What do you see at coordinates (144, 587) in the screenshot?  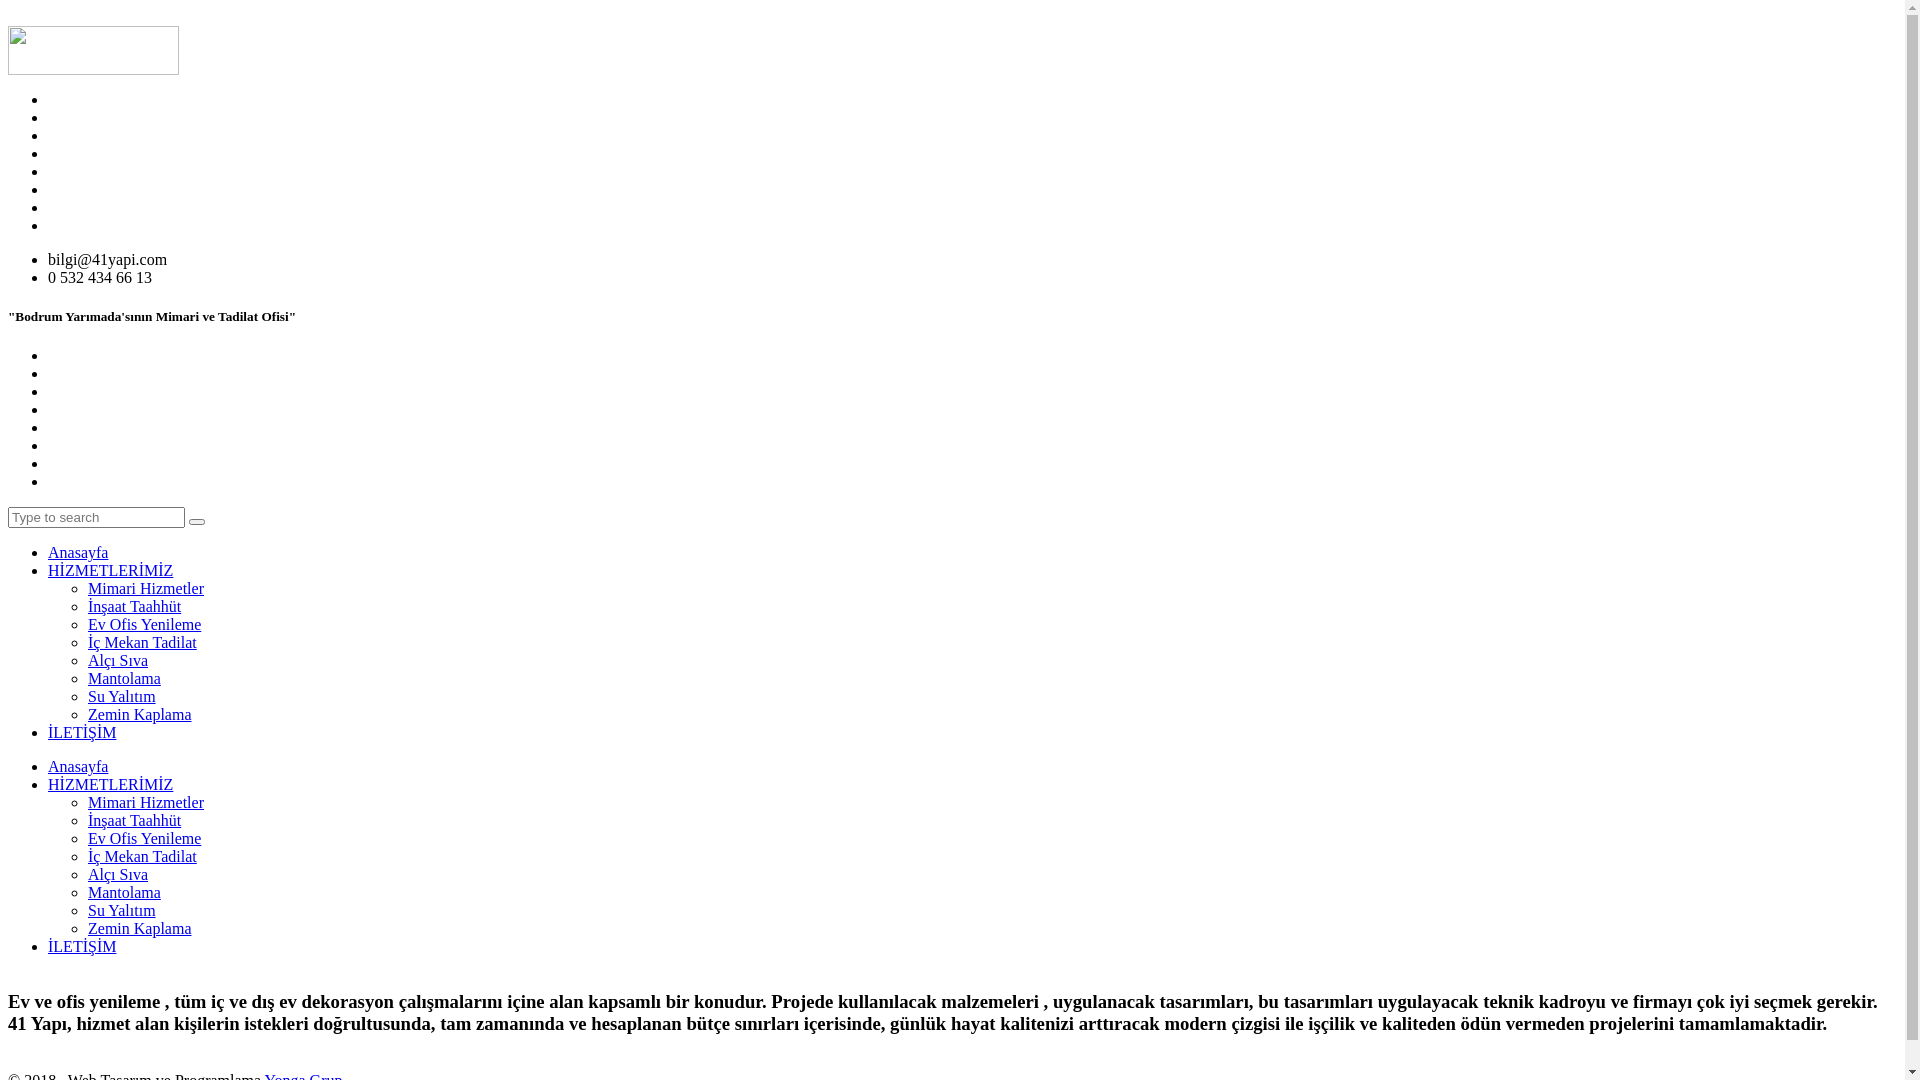 I see `'Mimari Hizmetler'` at bounding box center [144, 587].